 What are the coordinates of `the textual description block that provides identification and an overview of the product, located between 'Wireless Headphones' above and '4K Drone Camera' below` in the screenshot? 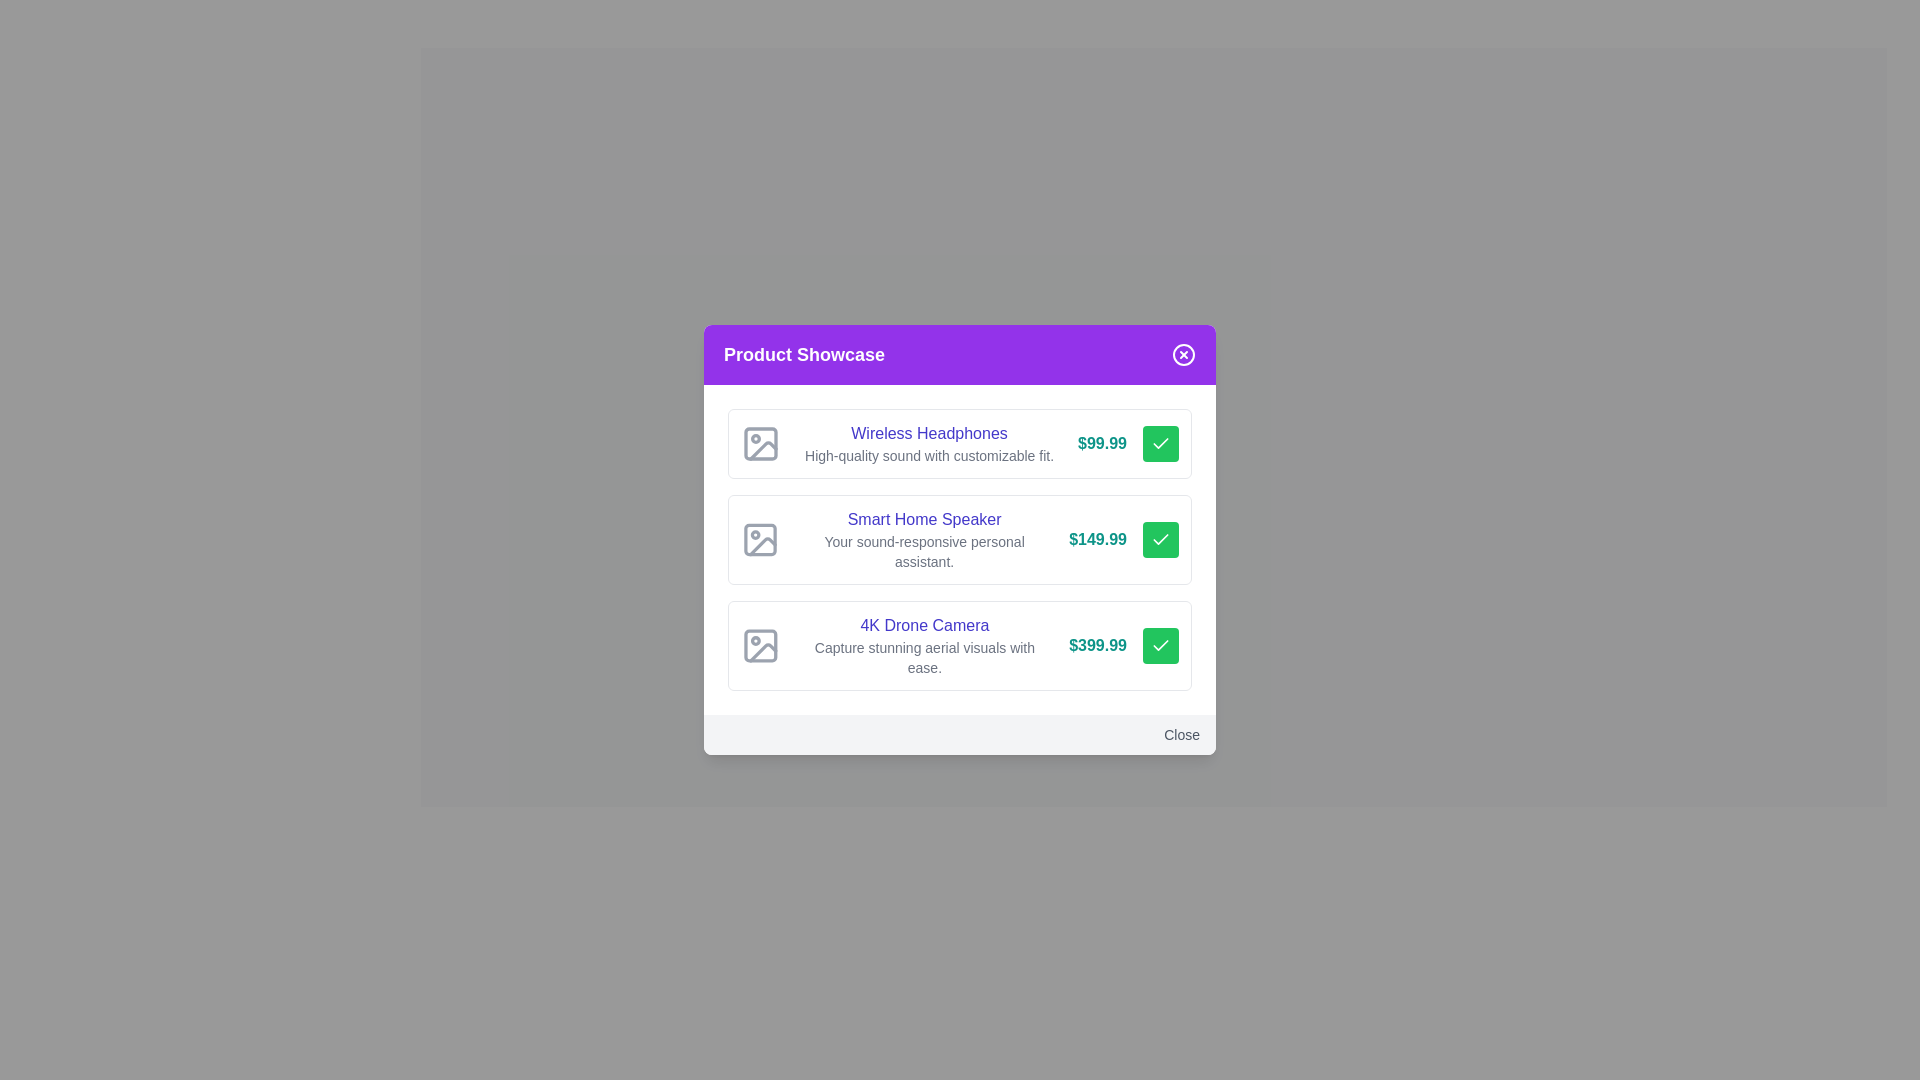 It's located at (923, 540).